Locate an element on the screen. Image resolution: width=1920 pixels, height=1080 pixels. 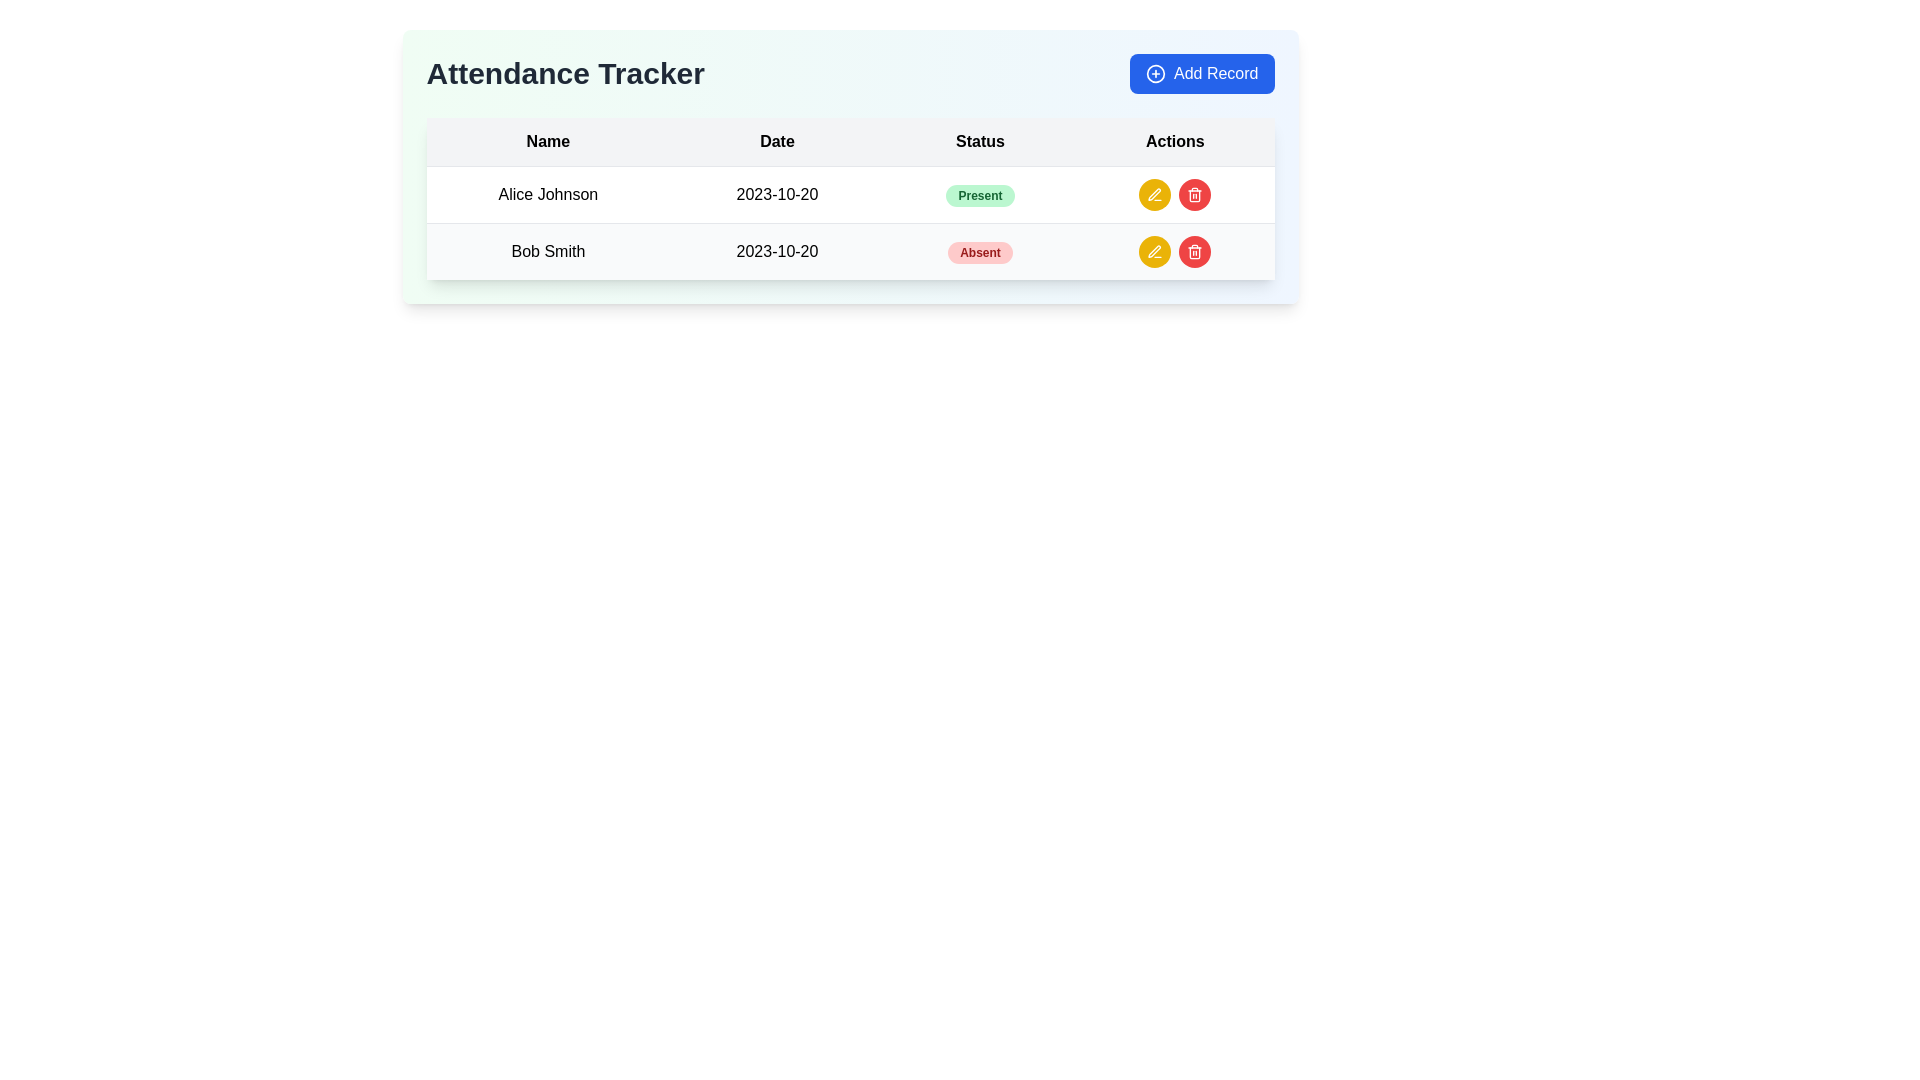
the static text element displaying the name 'Bob Smith' in bold black font, which is located in the second row's first cell of a table under the column labeled 'Name' is located at coordinates (548, 250).